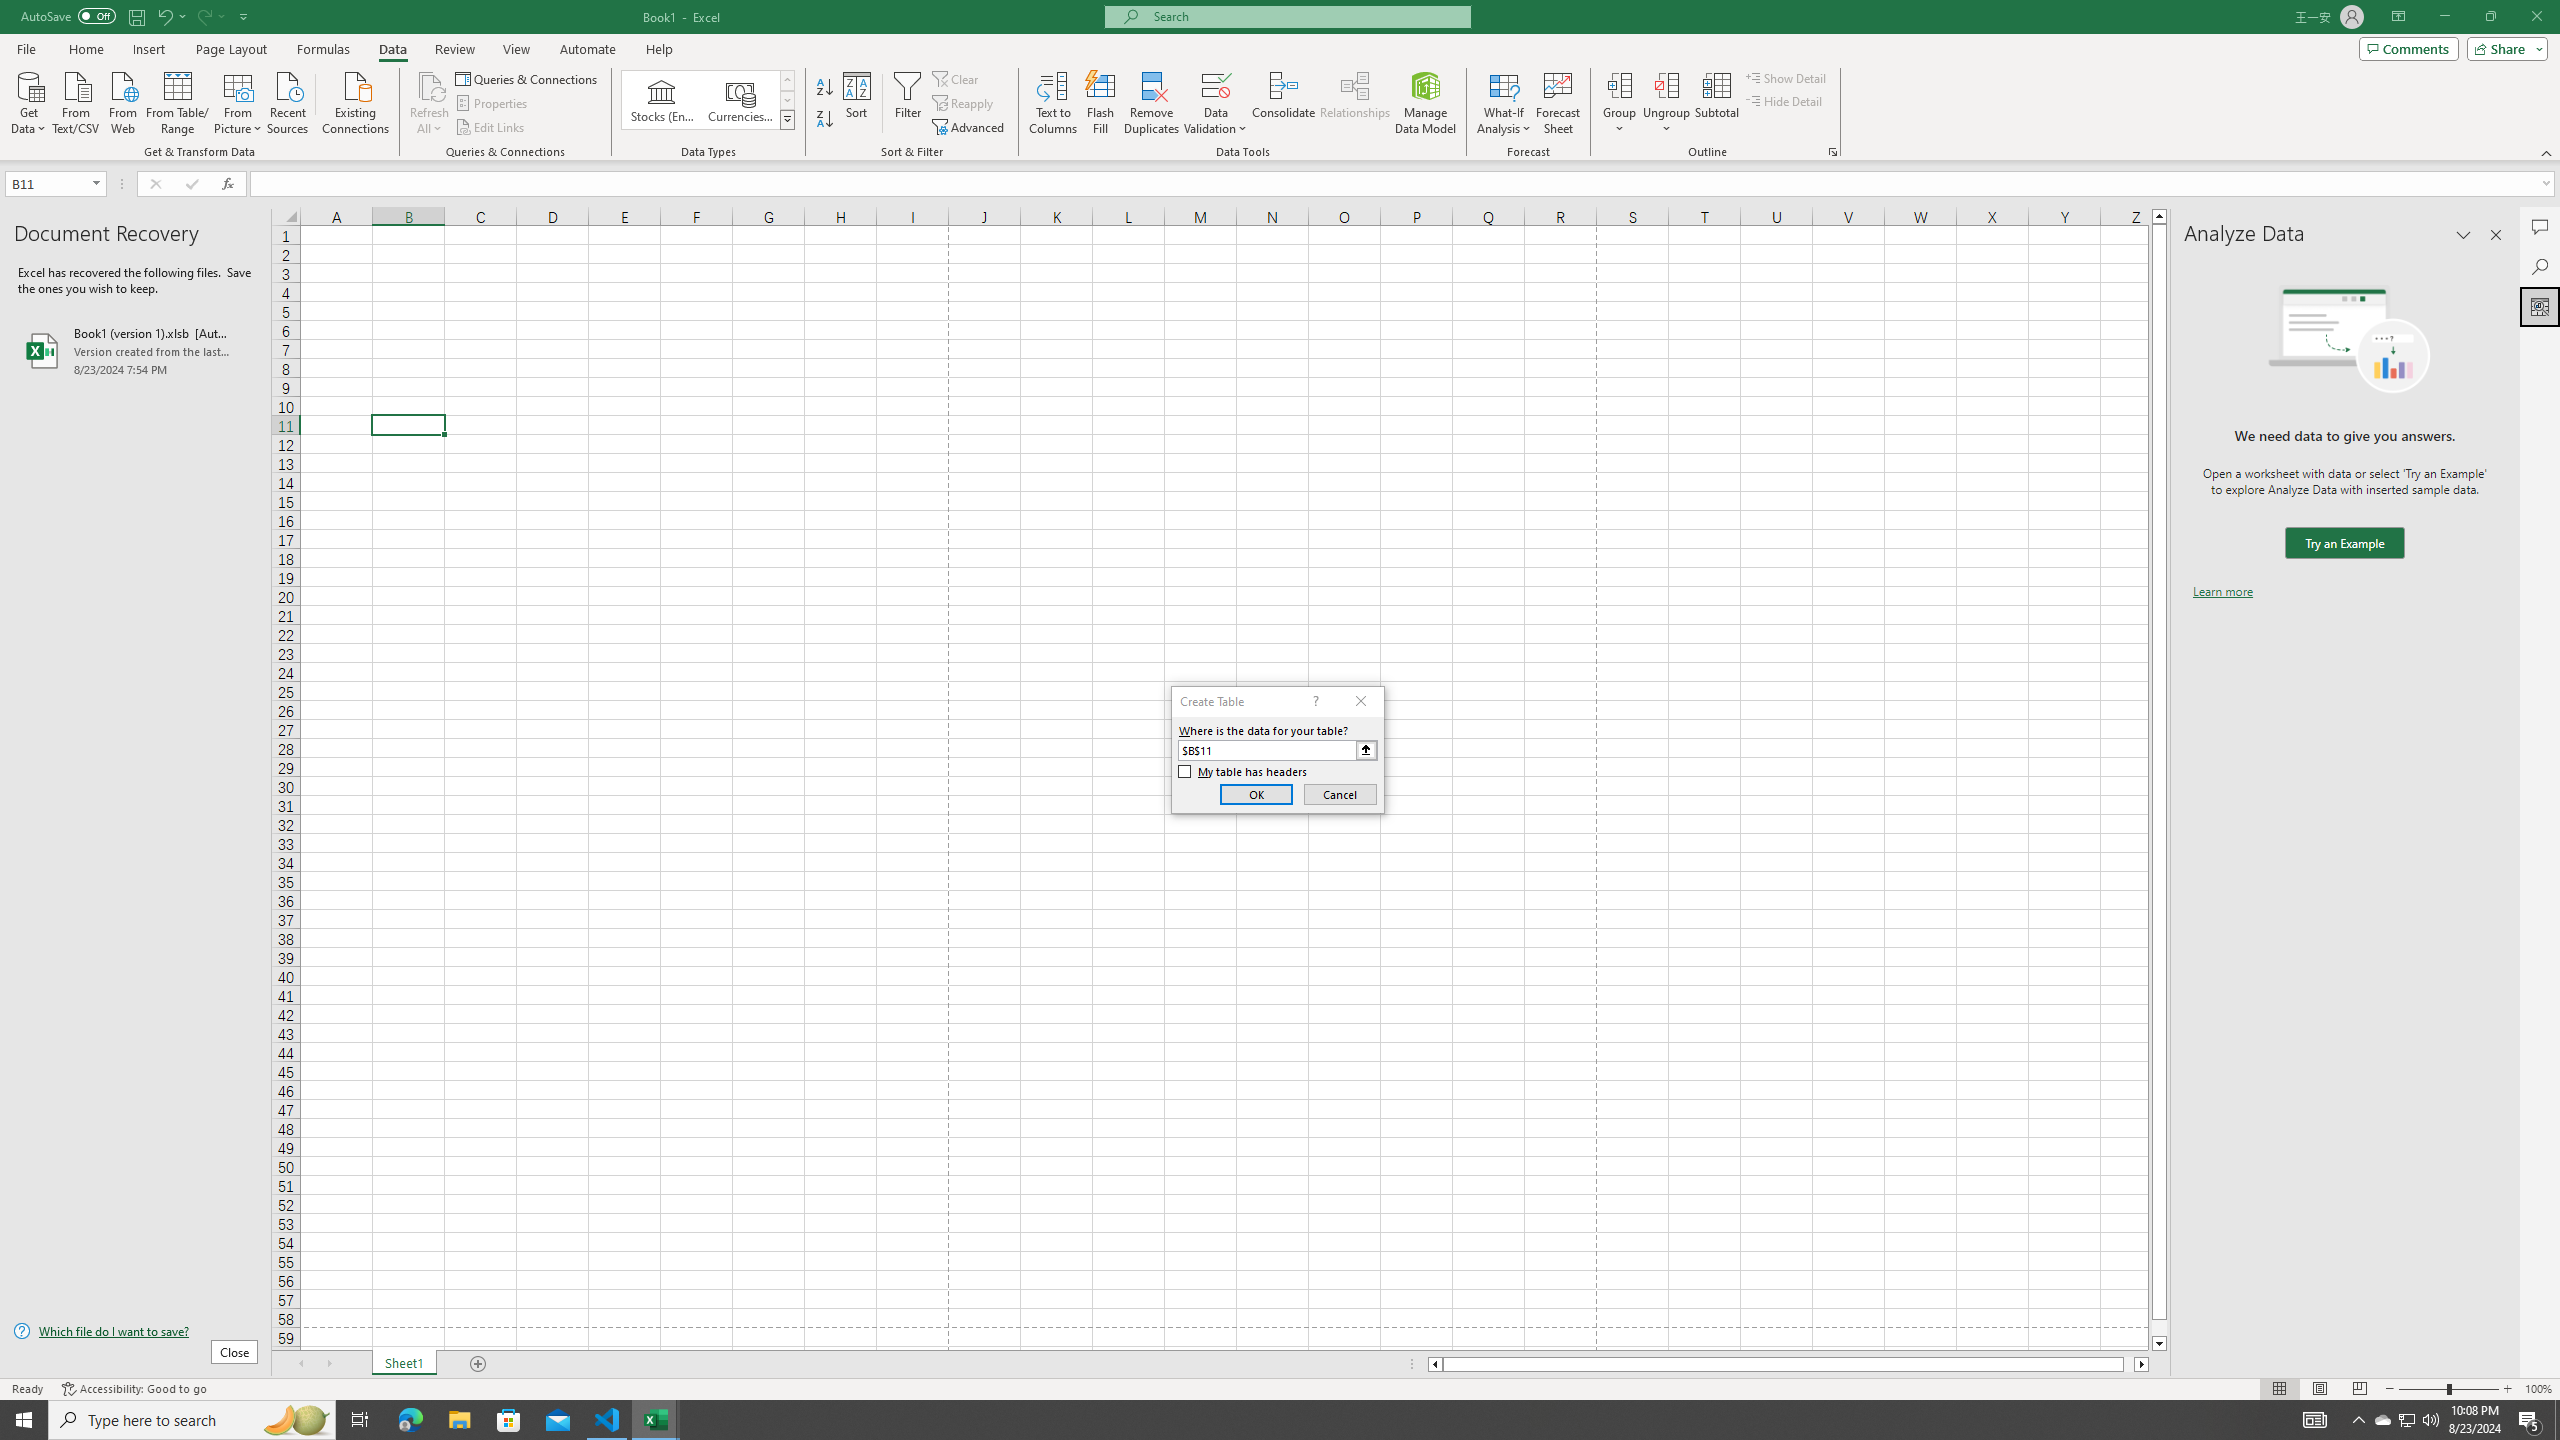 The width and height of the screenshot is (2560, 1440). I want to click on 'Learn more', so click(2222, 590).